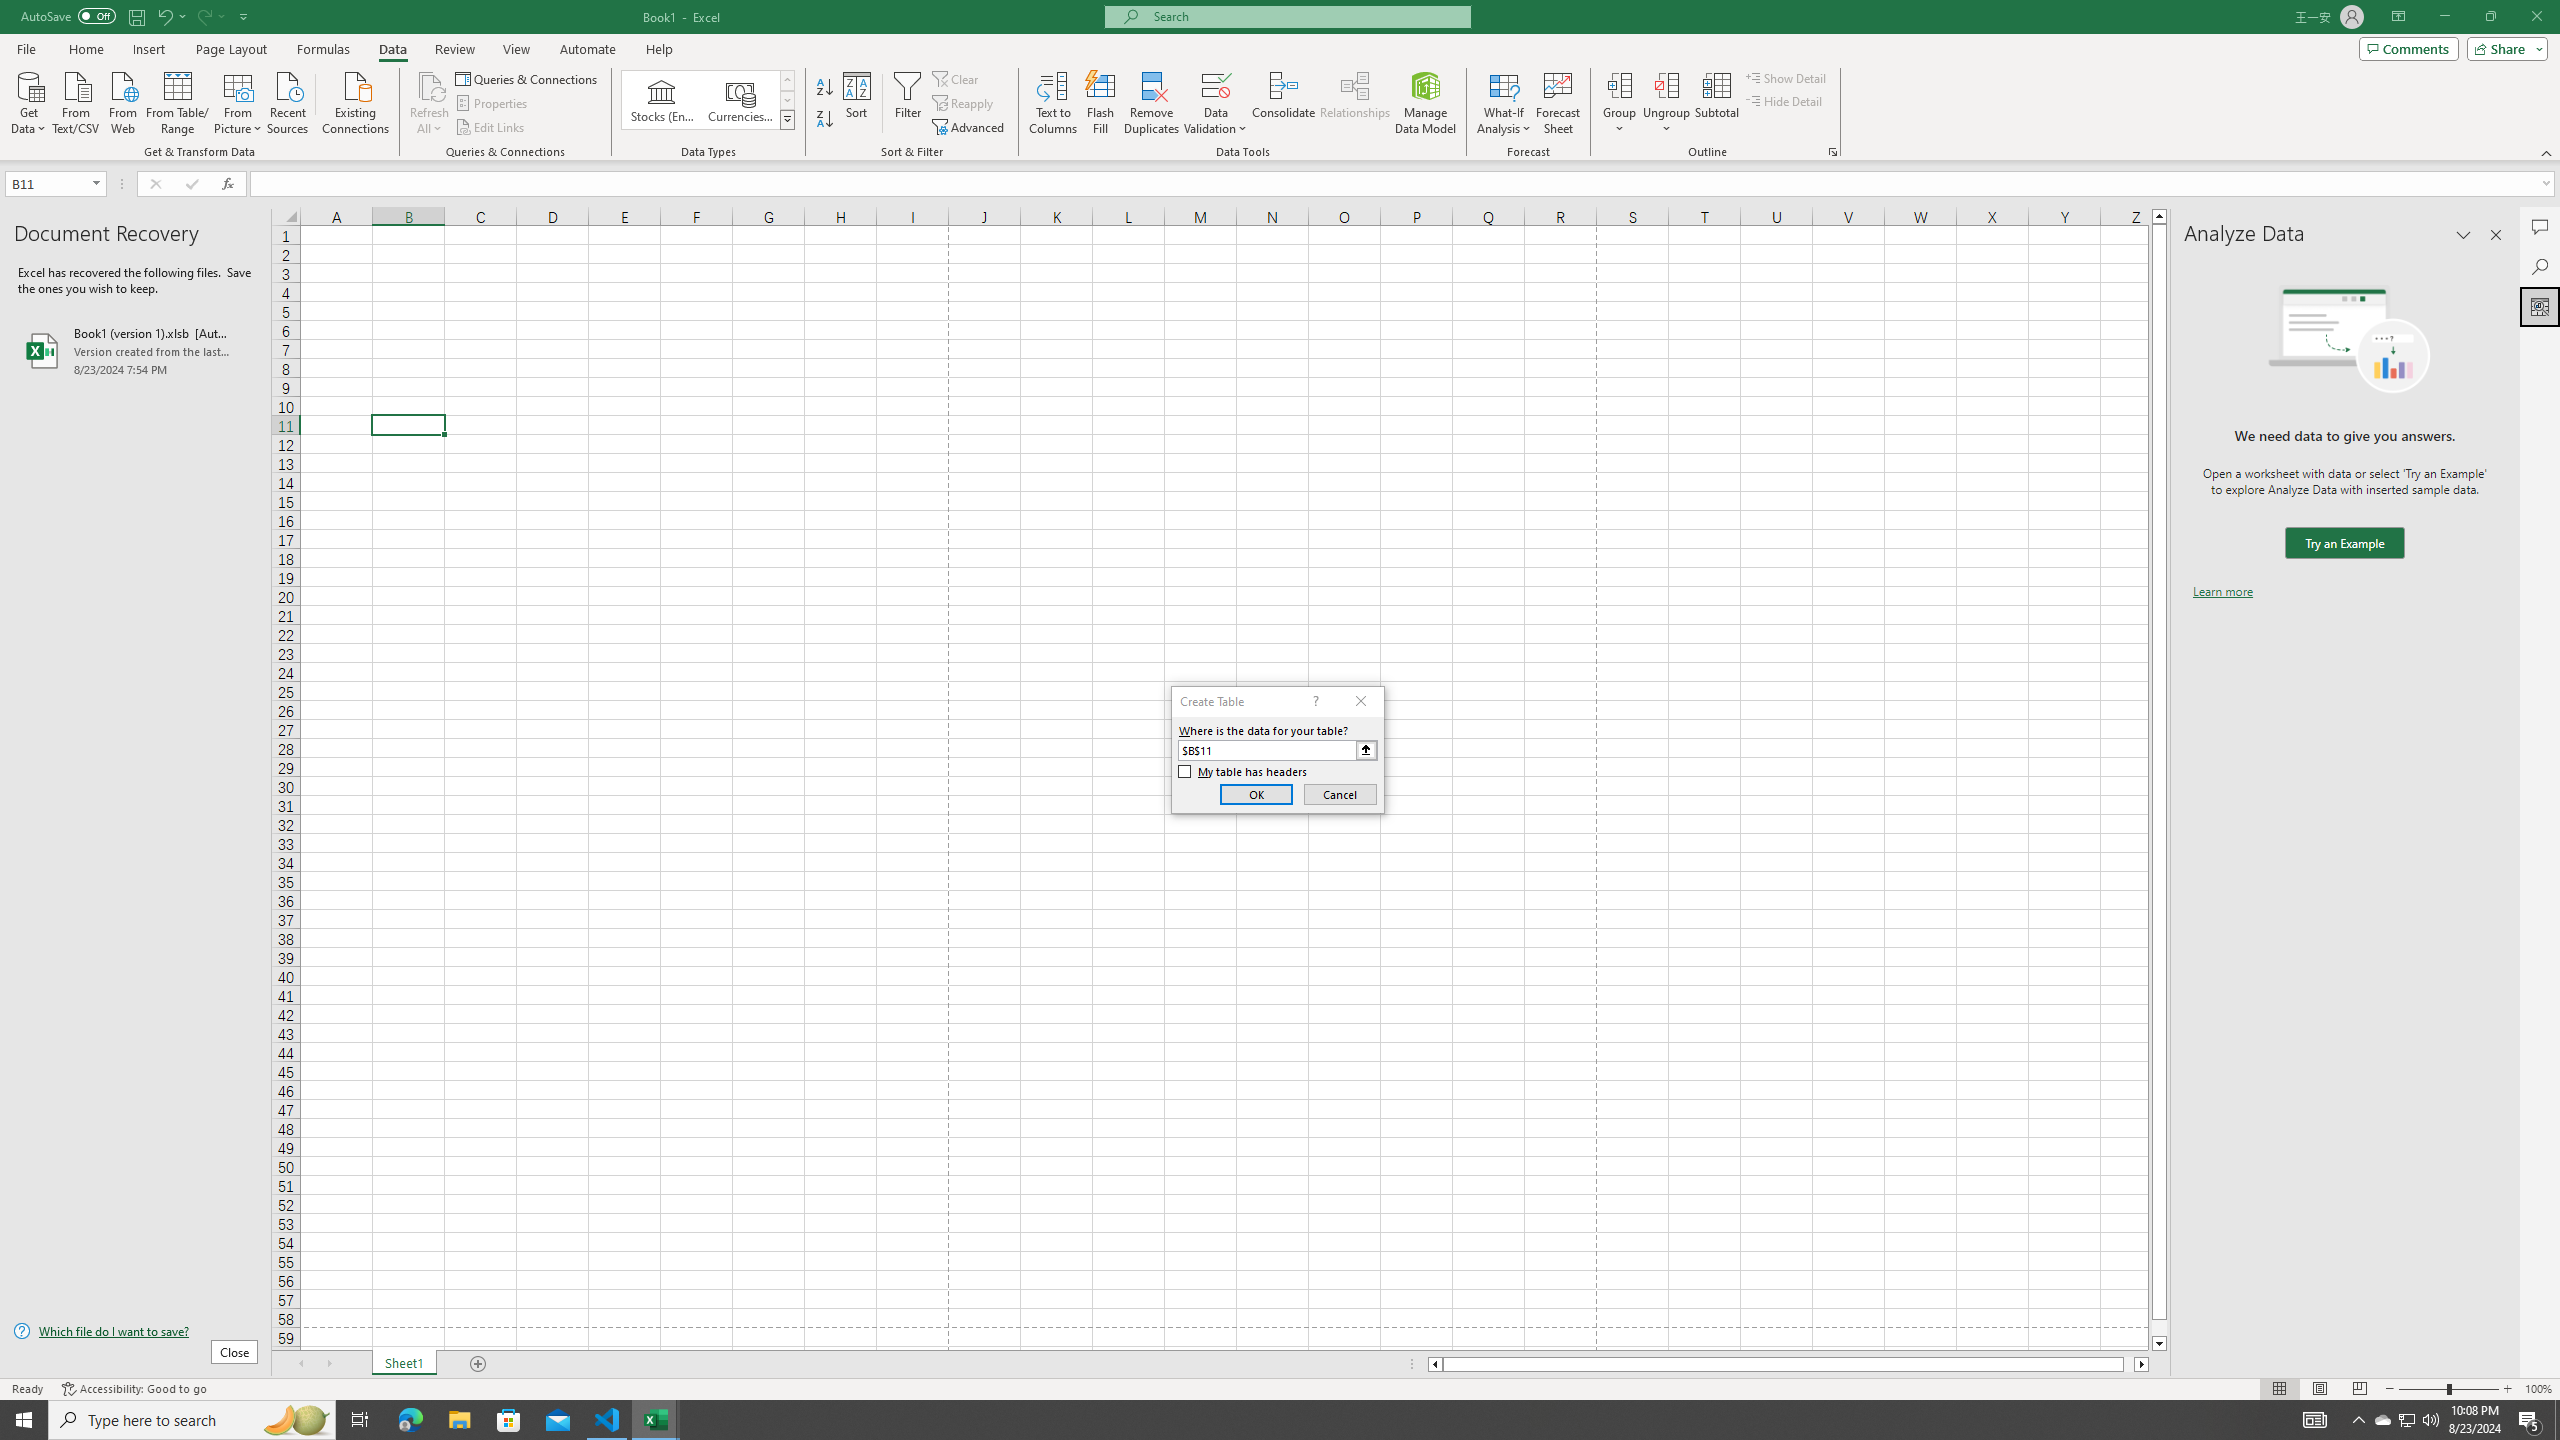 The width and height of the screenshot is (2560, 1440). I want to click on 'Learn more', so click(2222, 590).